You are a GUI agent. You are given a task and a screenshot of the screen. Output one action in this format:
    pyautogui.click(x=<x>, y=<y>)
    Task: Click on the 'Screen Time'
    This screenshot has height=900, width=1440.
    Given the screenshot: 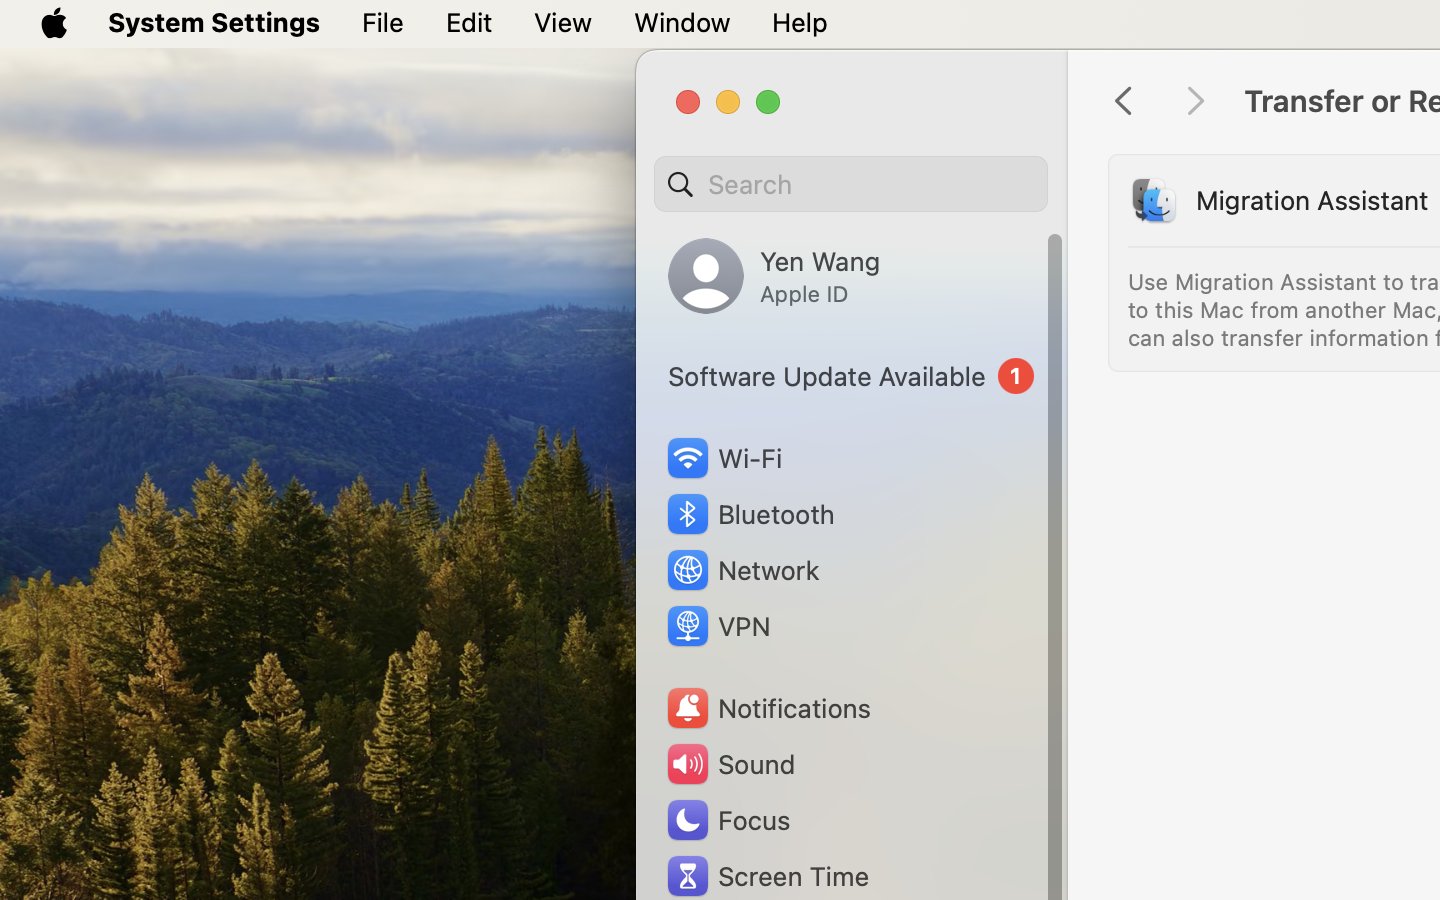 What is the action you would take?
    pyautogui.click(x=765, y=875)
    